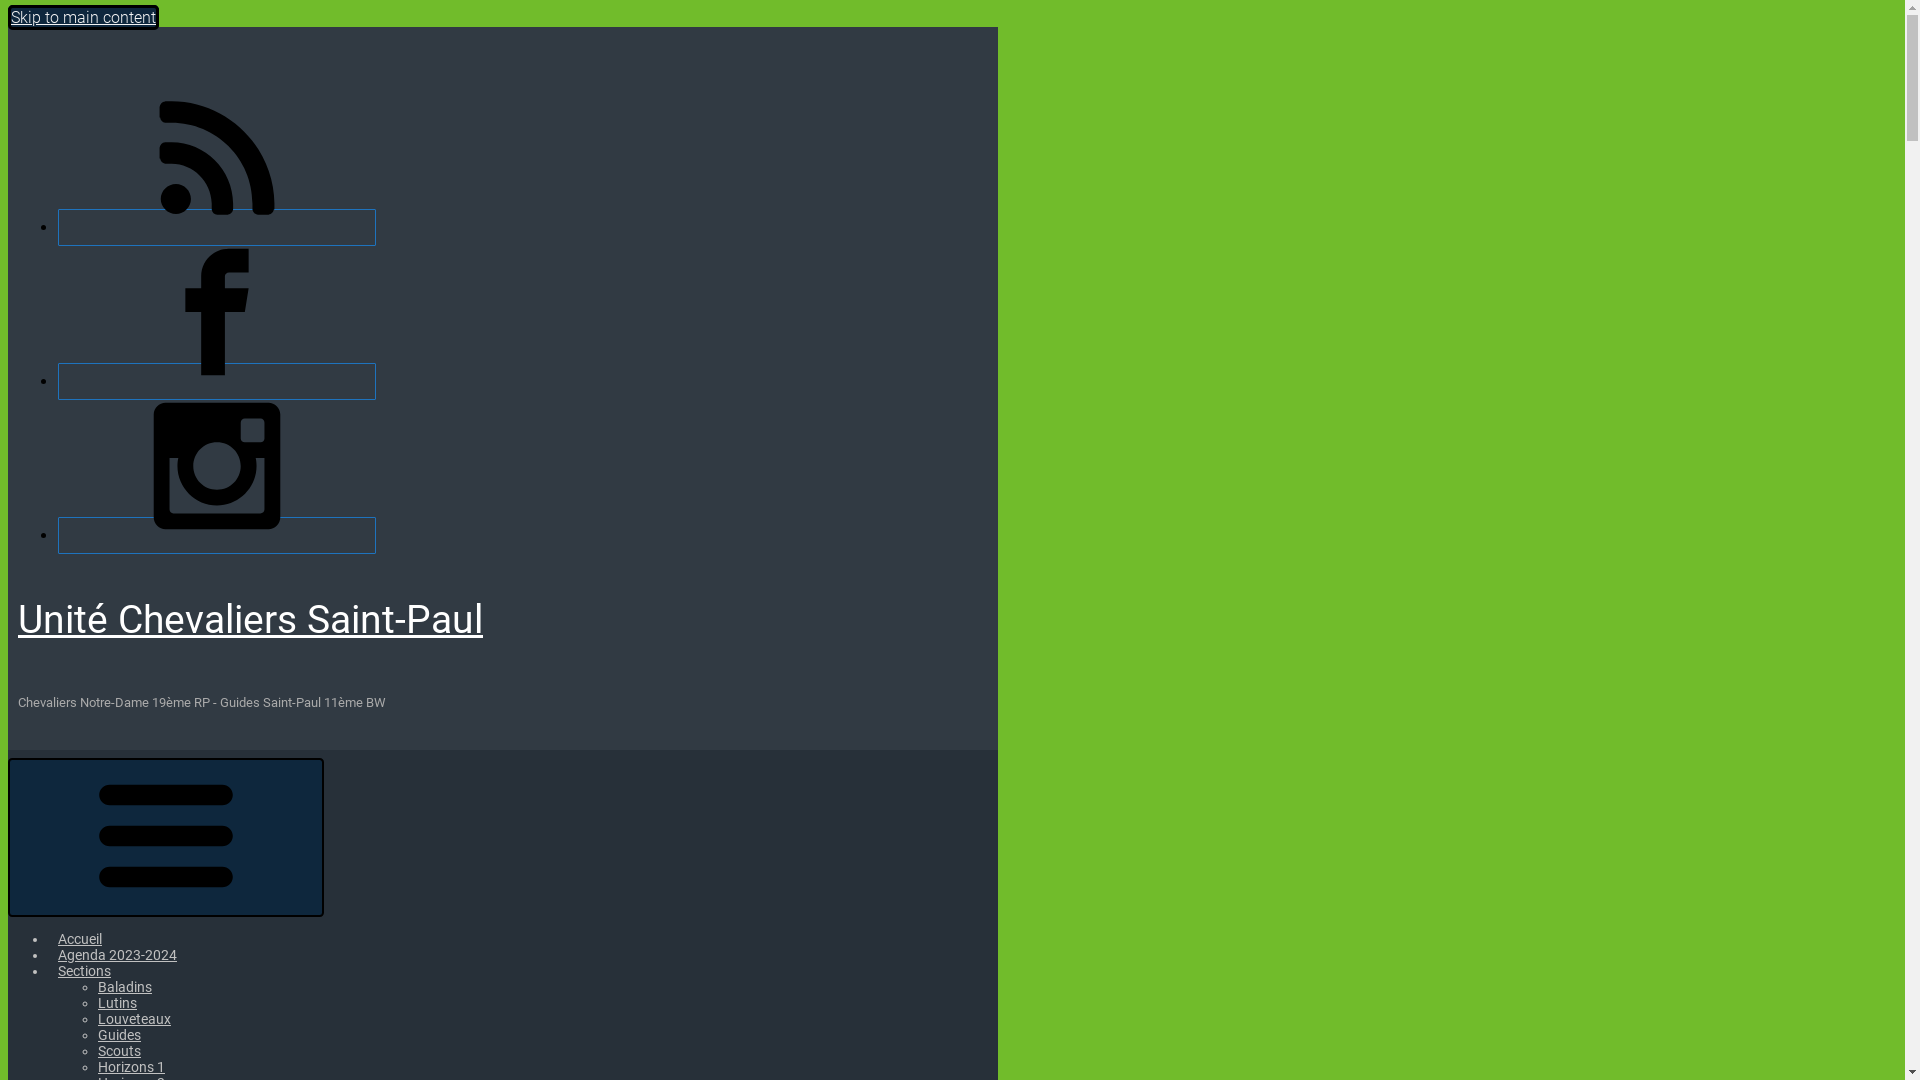  Describe the element at coordinates (130, 1066) in the screenshot. I see `'Horizons 1'` at that location.